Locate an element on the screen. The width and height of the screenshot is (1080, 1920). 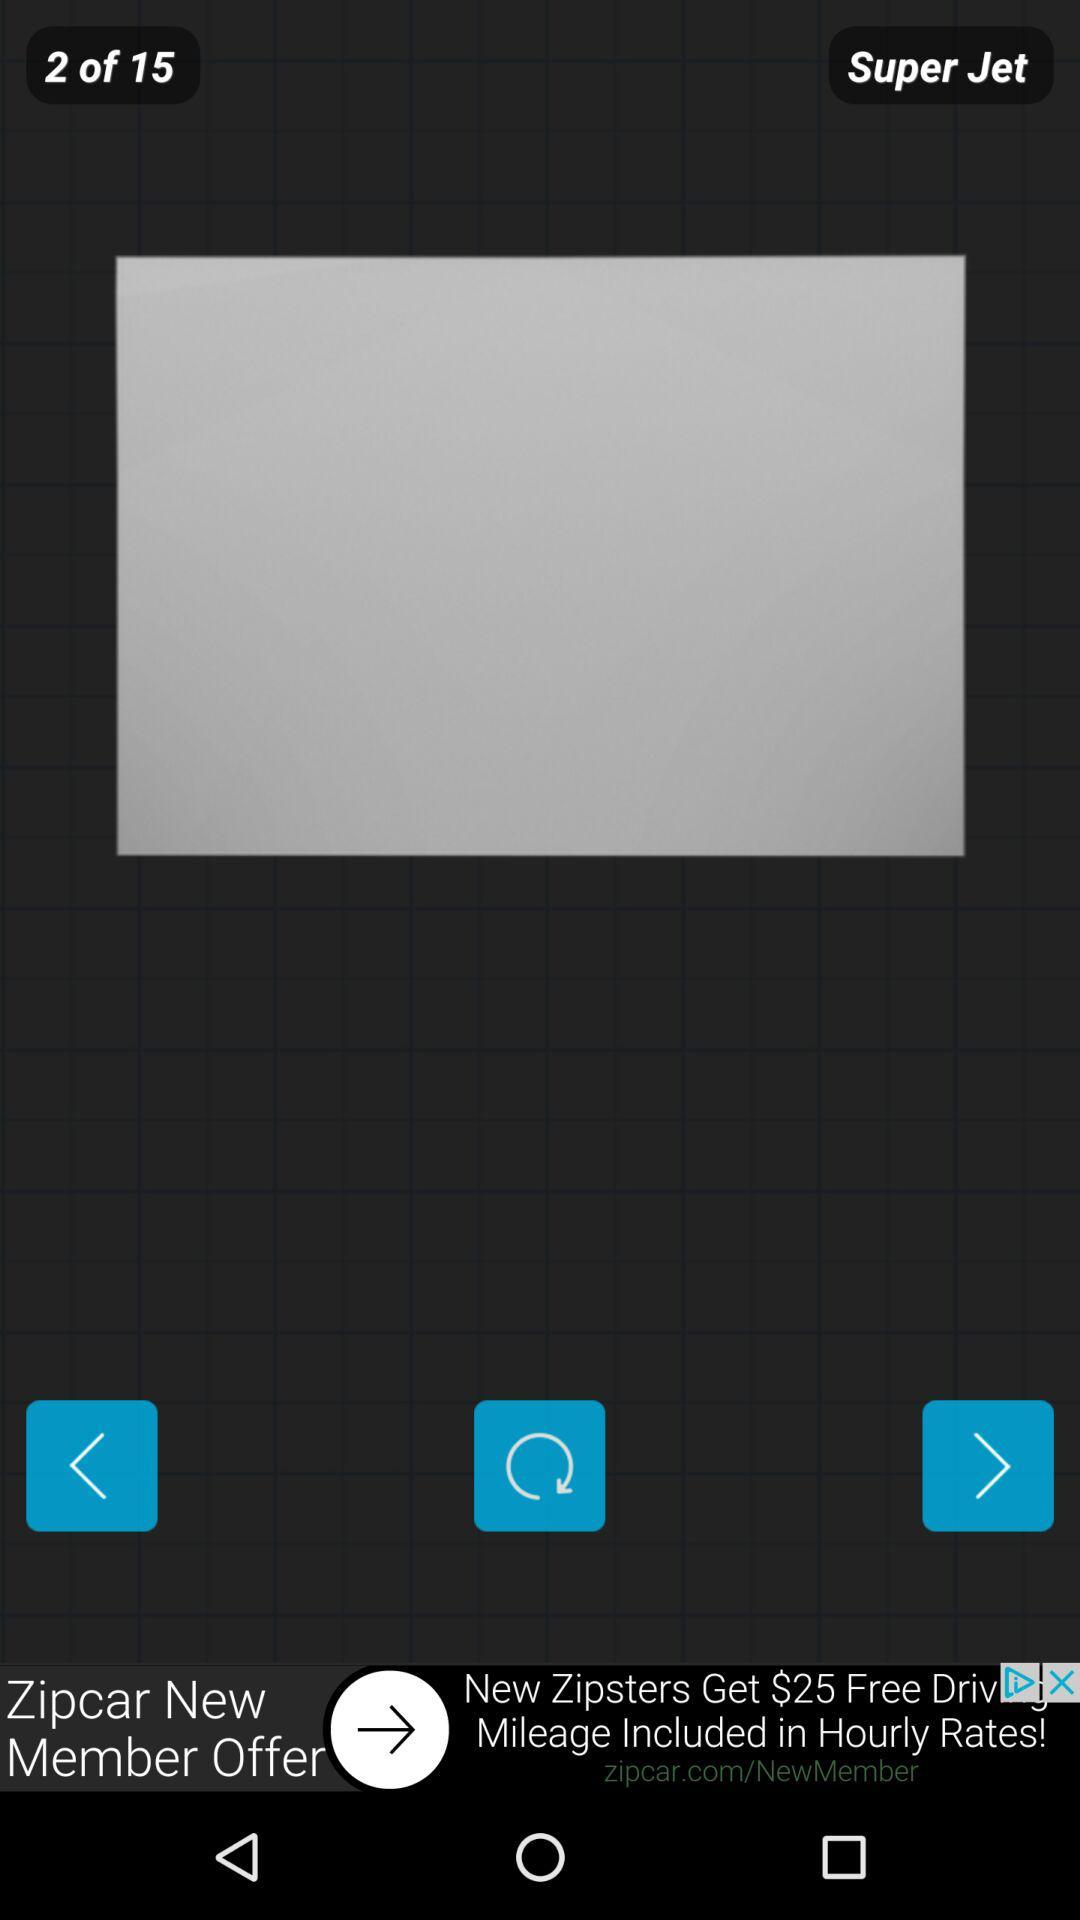
the refresh icon is located at coordinates (538, 1567).